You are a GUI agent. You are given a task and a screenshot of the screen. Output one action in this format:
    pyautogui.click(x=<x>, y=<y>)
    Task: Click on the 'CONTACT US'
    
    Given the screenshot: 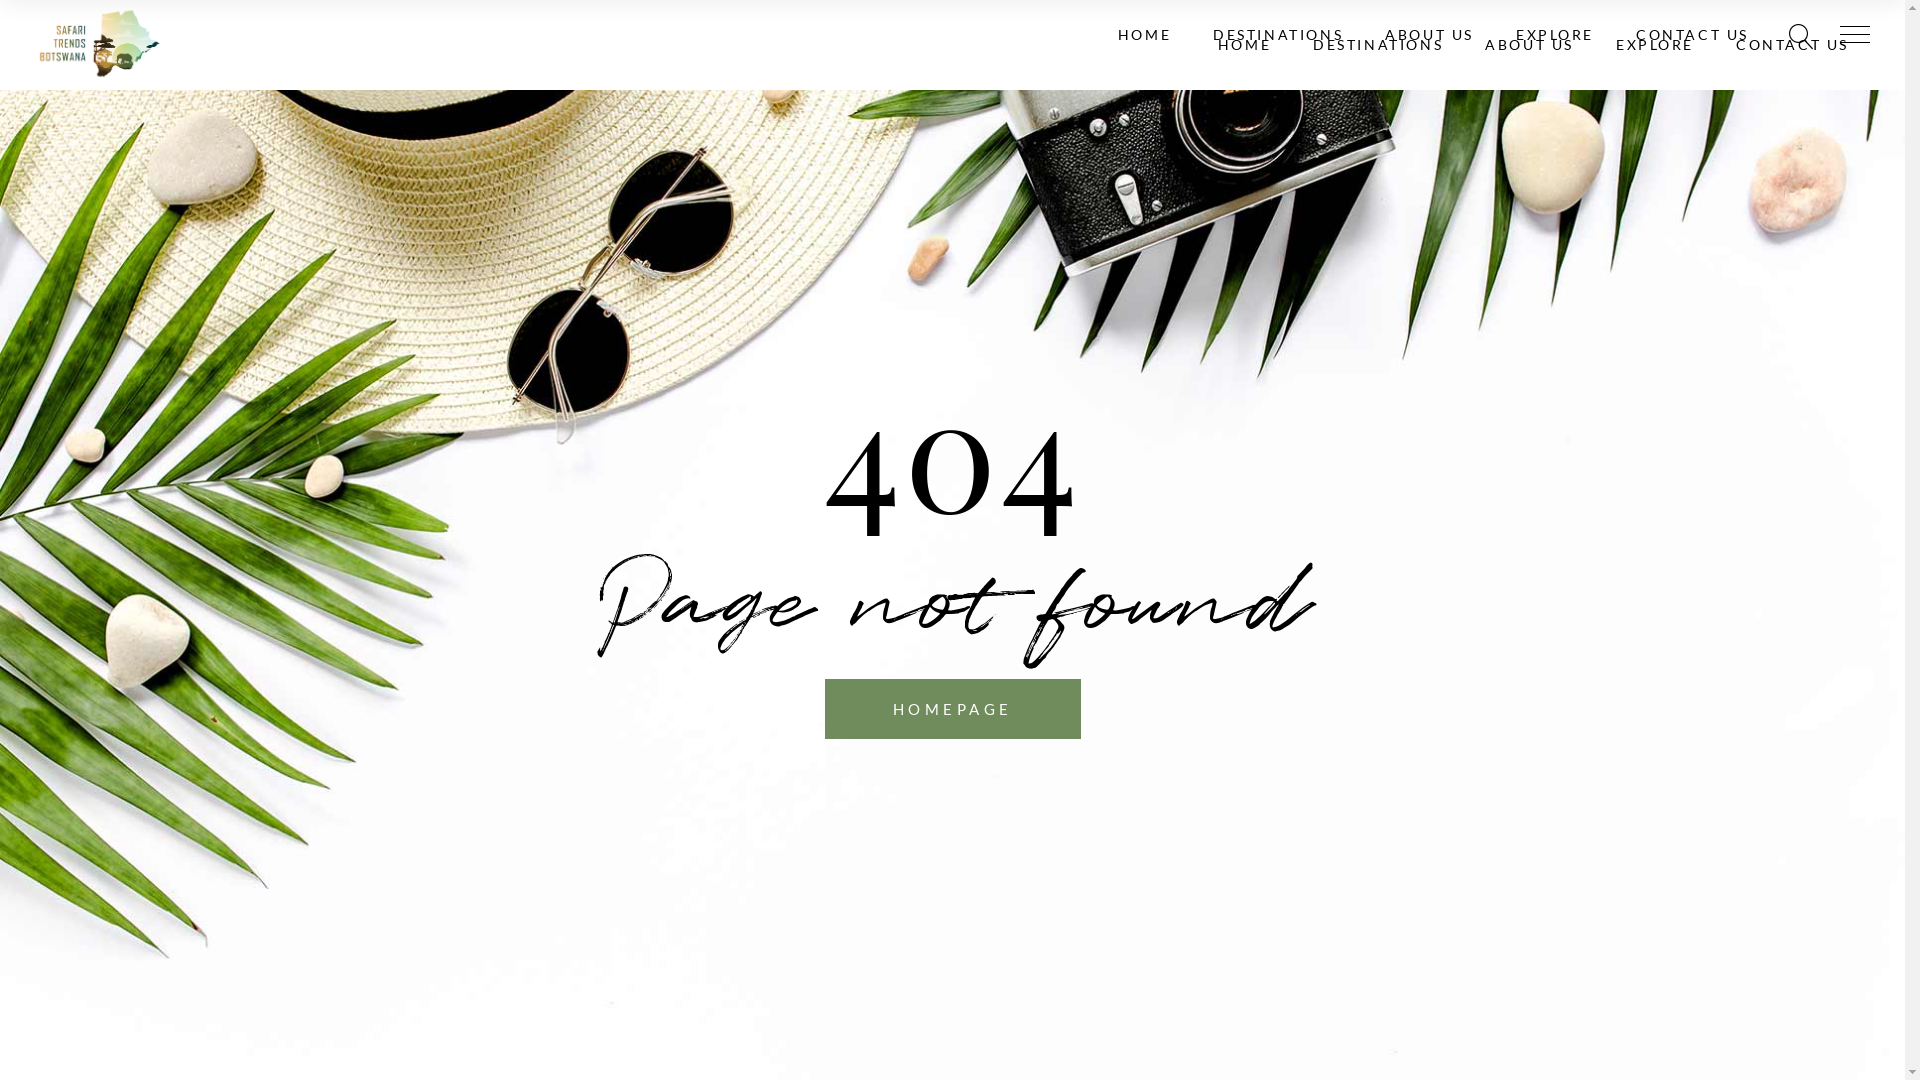 What is the action you would take?
    pyautogui.click(x=1792, y=45)
    